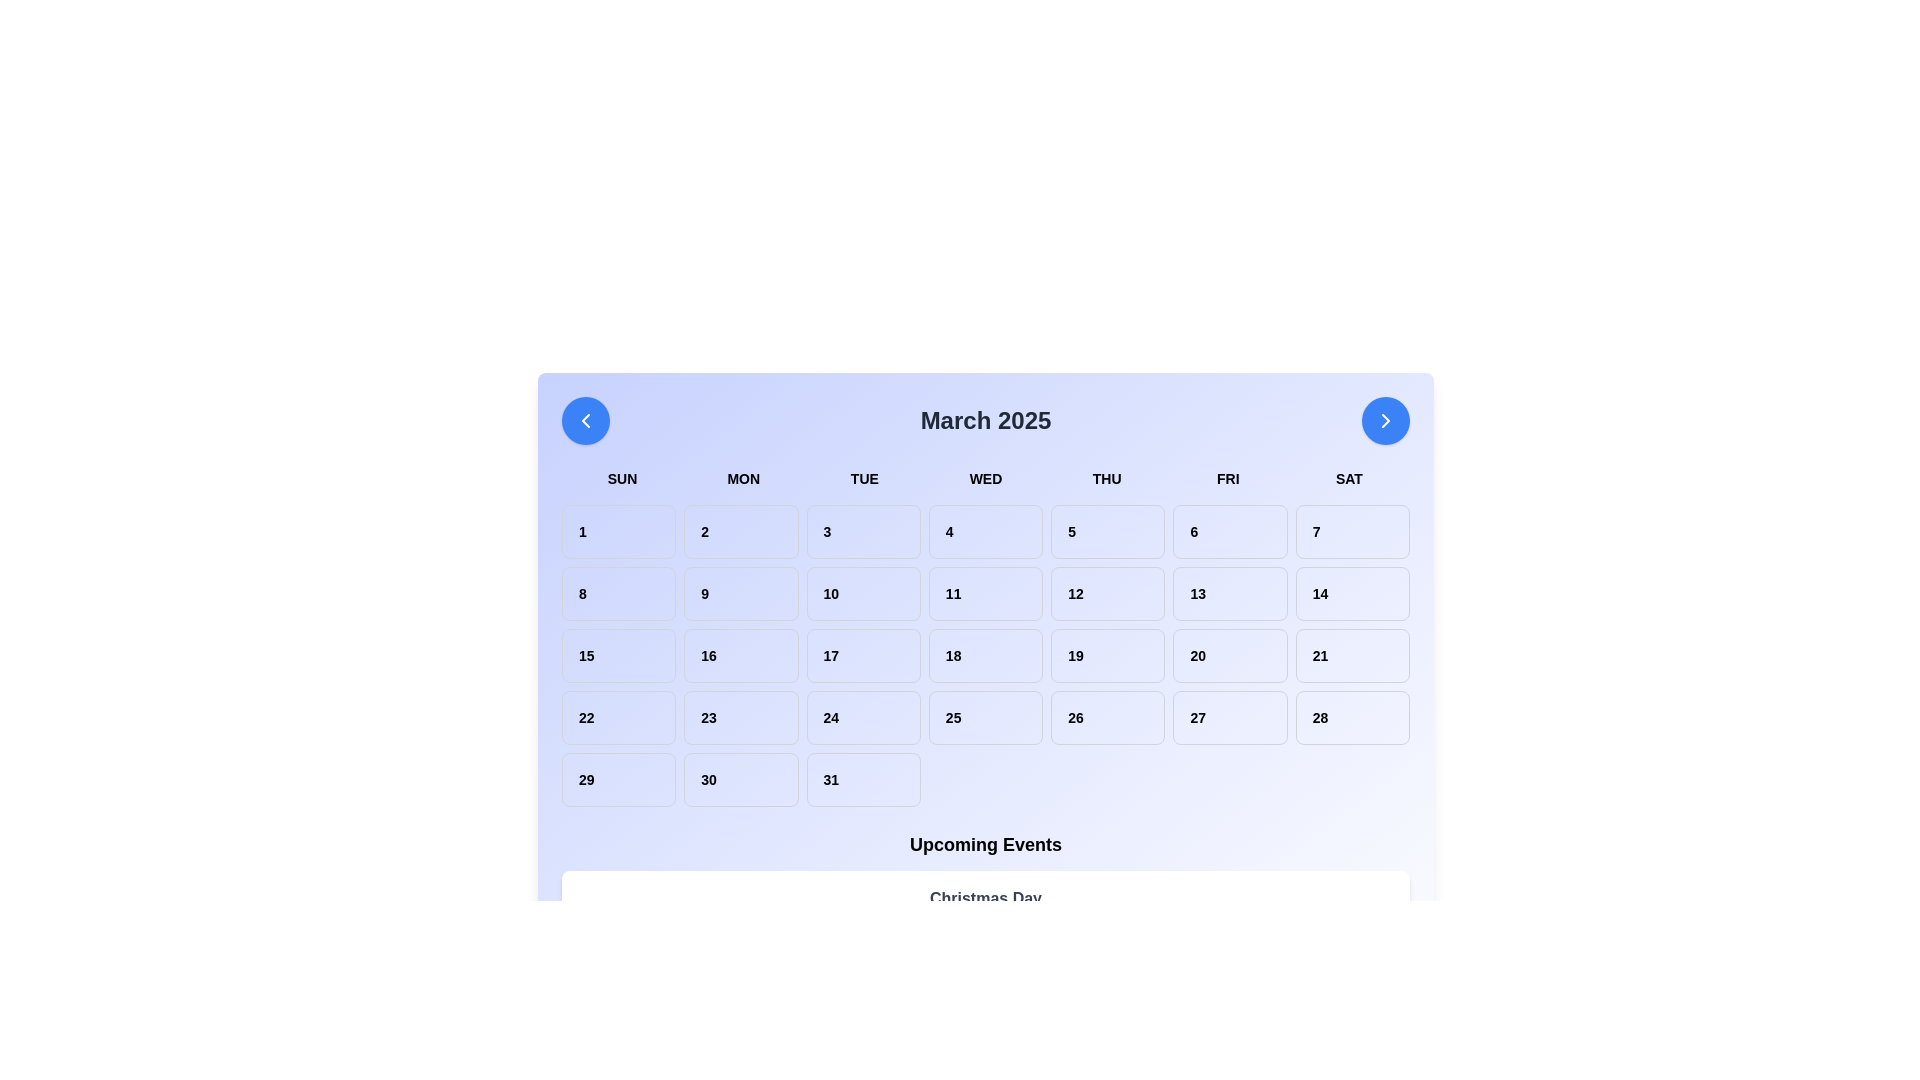  I want to click on the chevron button with a blue circular background located at the far left of the interface, near the top, so click(584, 419).